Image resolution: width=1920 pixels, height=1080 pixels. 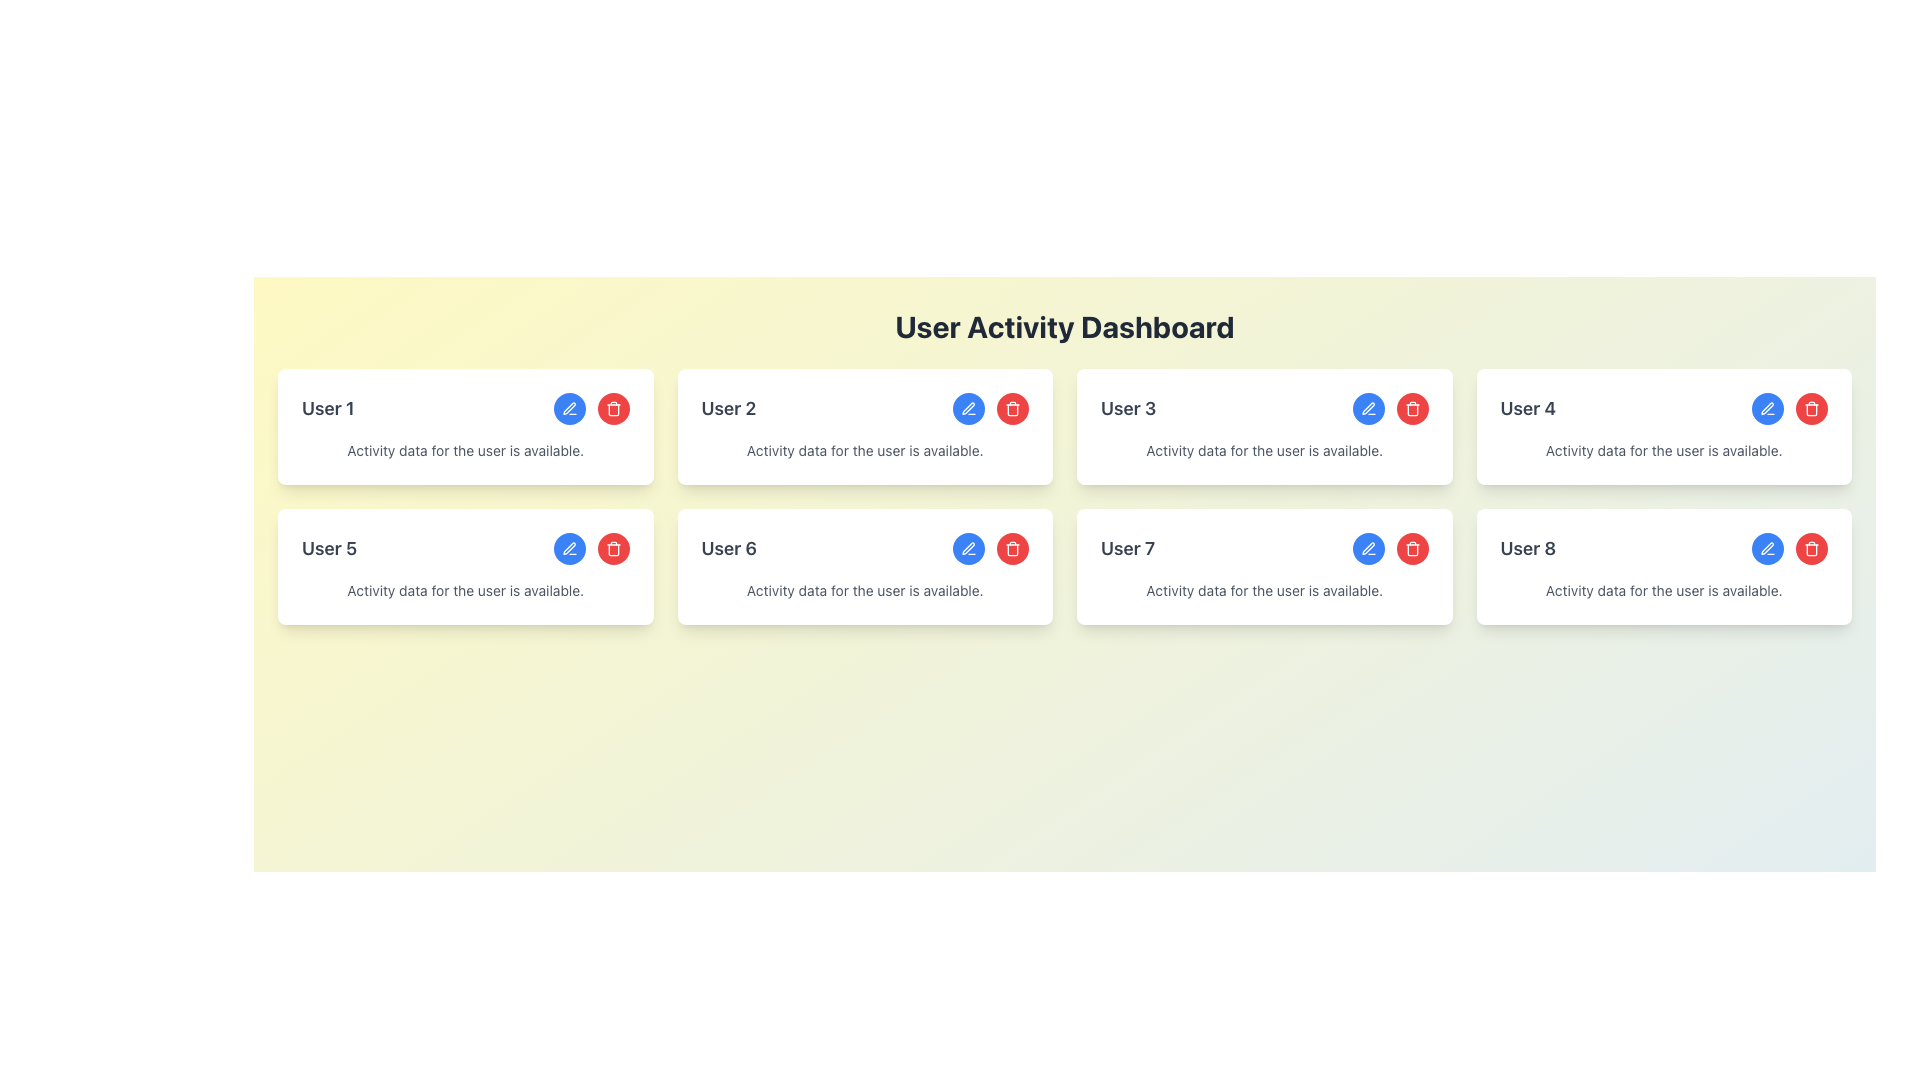 What do you see at coordinates (612, 407) in the screenshot?
I see `the delete icon button located within a rounded red button in the top-right corner of the user card labeled 'User 2' to initiate the deletion process` at bounding box center [612, 407].